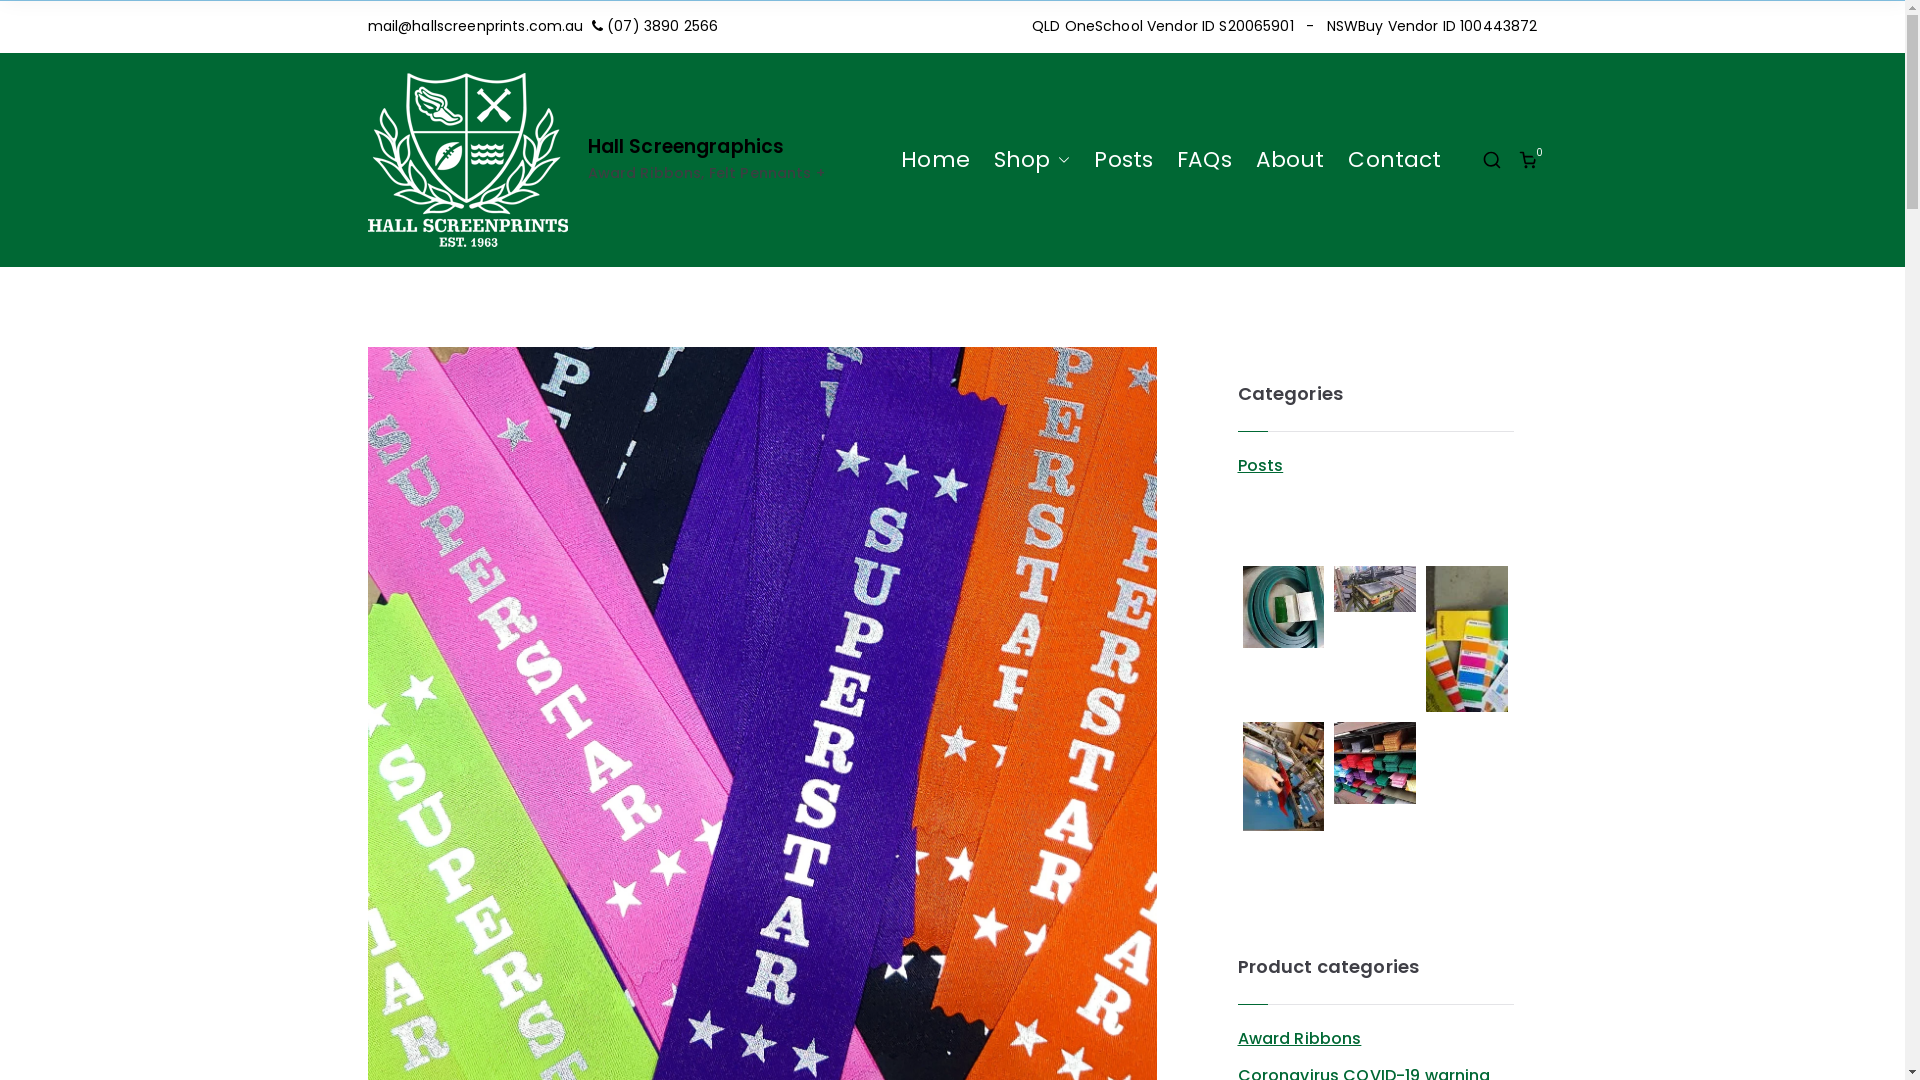 The image size is (1920, 1080). I want to click on '(07) 3890 2566', so click(662, 26).